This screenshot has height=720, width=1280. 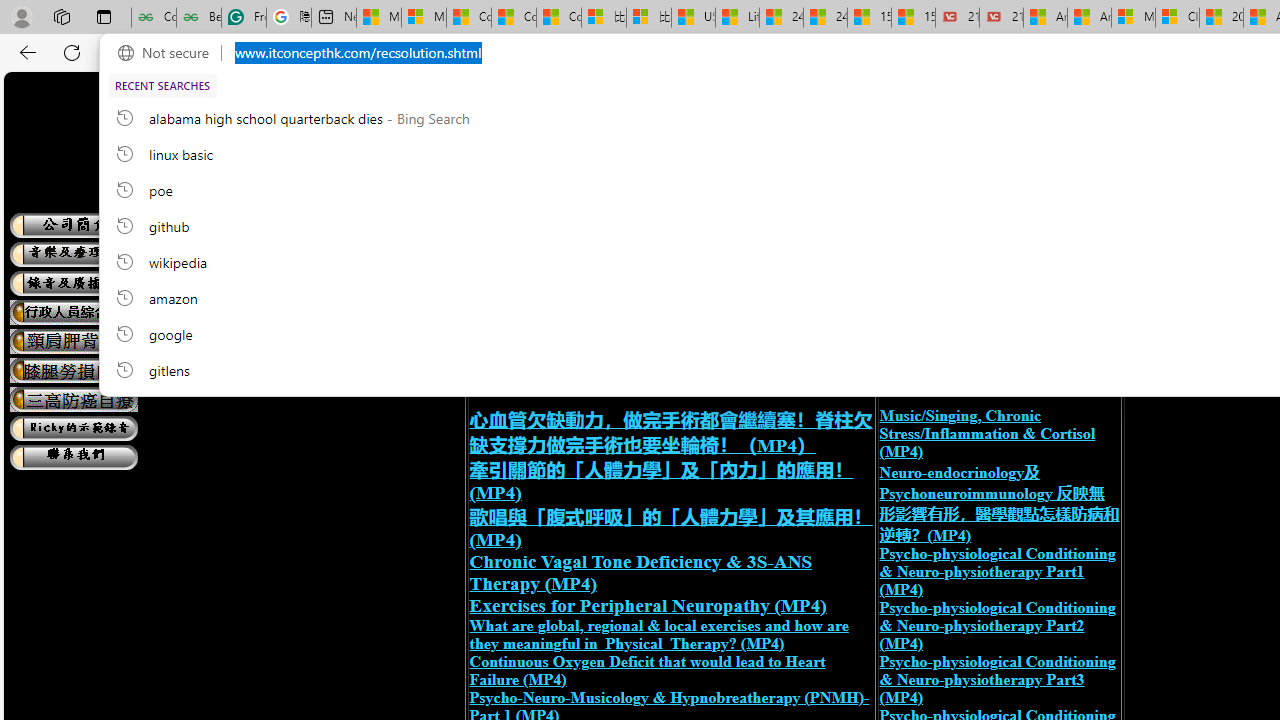 I want to click on 'Chronic Vagal Tone Deficiency & 3S-ANS Therapy (MP4)', so click(x=640, y=572).